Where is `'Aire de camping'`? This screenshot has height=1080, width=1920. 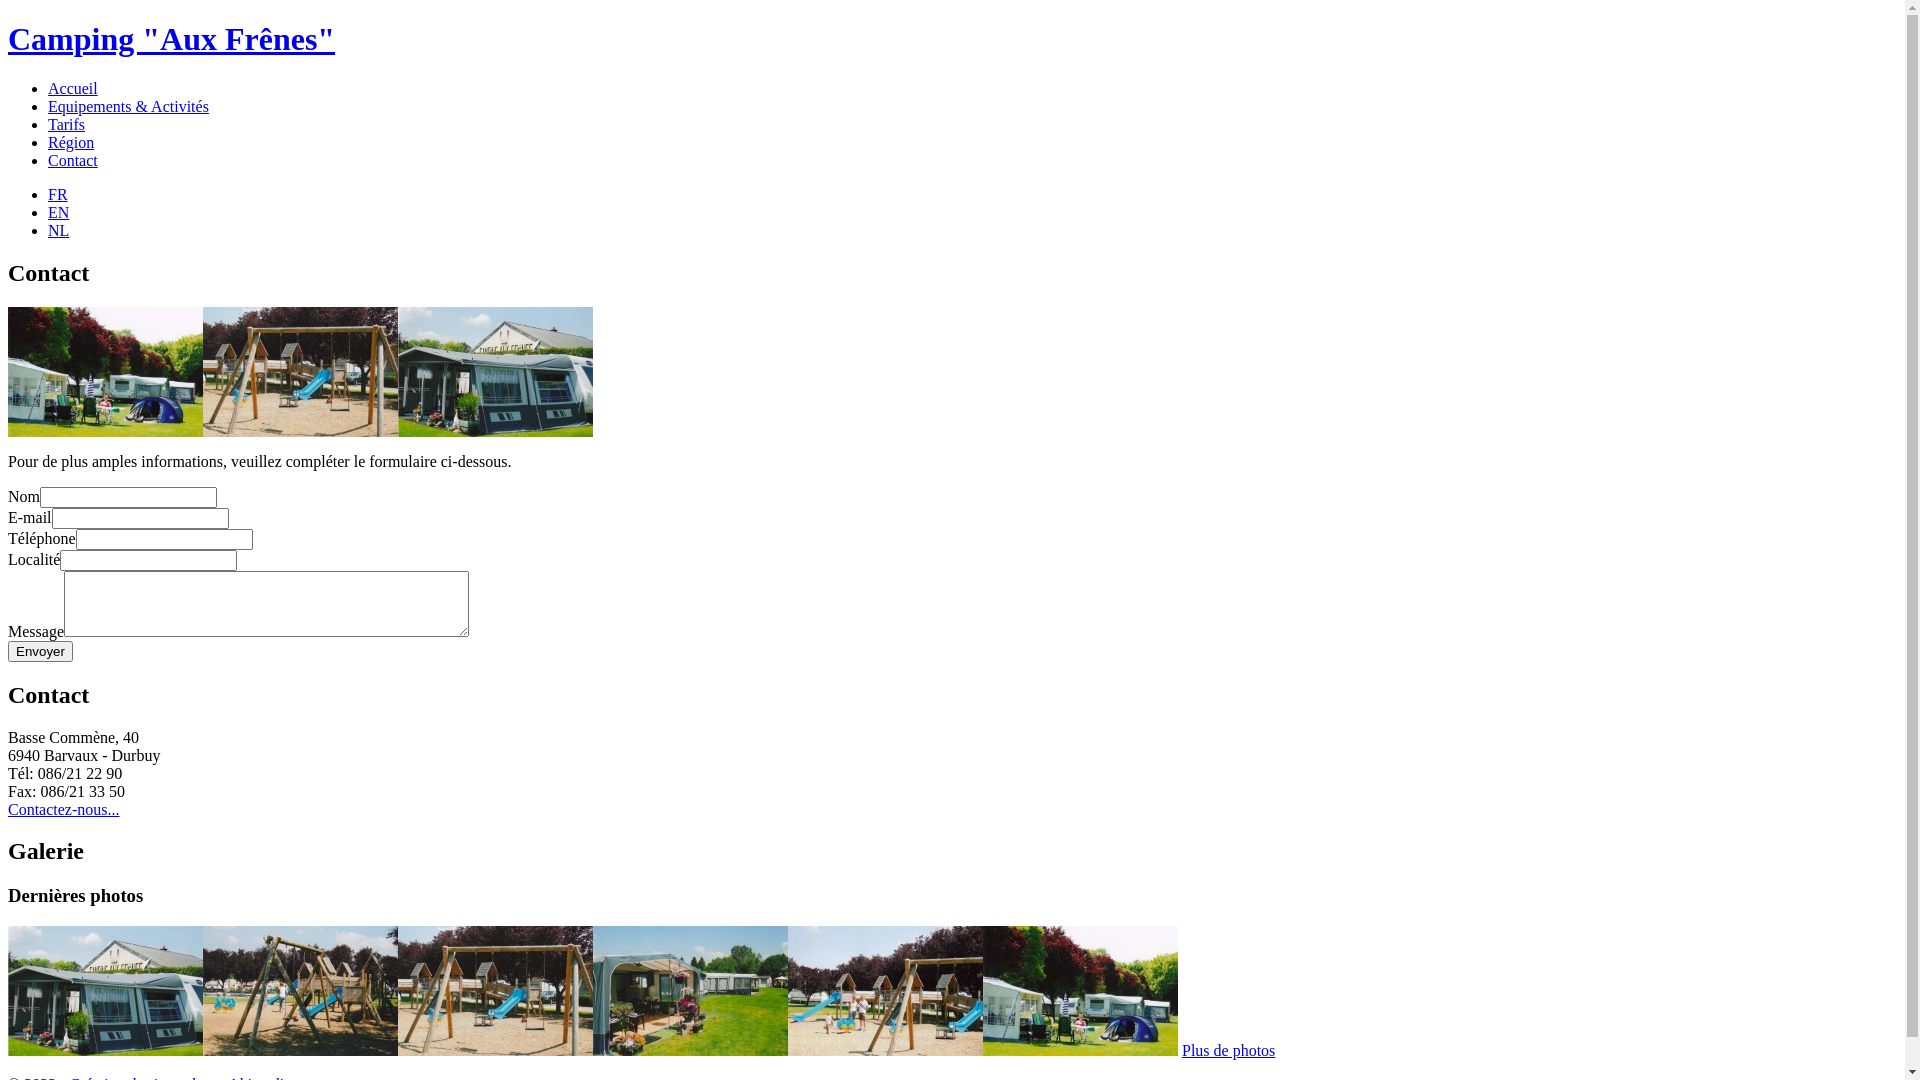 'Aire de camping' is located at coordinates (8, 1049).